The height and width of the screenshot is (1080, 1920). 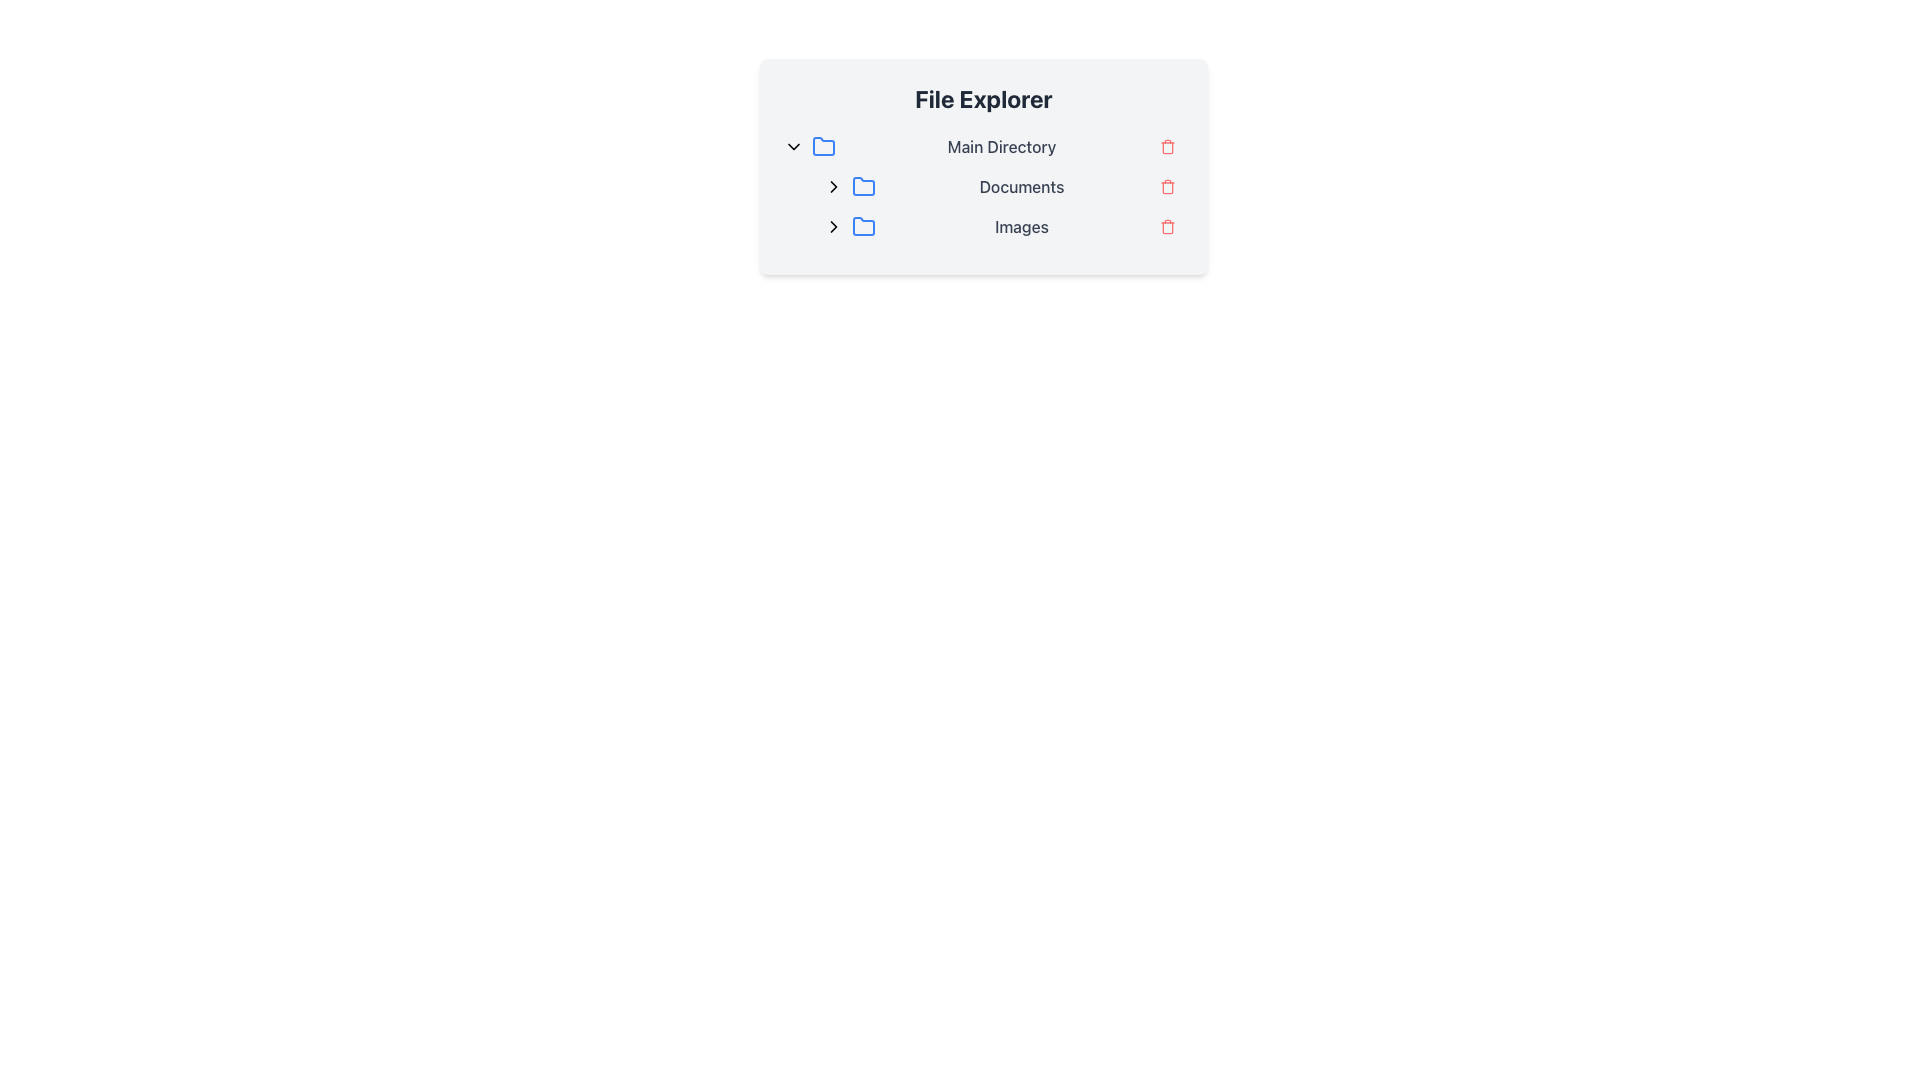 What do you see at coordinates (983, 99) in the screenshot?
I see `the 'File Explorer' header text which is bold and large in dark gray color, located at the top-center of the file browsing interface` at bounding box center [983, 99].